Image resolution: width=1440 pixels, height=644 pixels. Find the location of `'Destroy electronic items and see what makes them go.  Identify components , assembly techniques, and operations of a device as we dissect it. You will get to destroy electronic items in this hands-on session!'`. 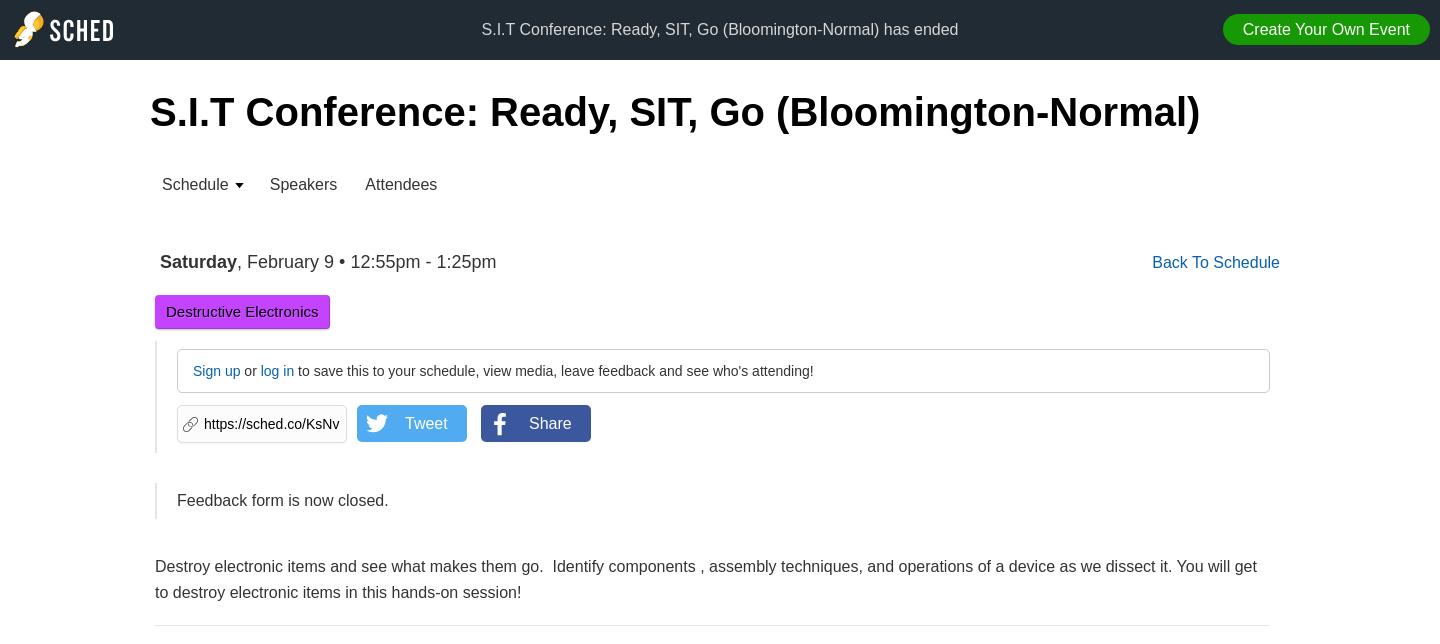

'Destroy electronic items and see what makes them go.  Identify components , assembly techniques, and operations of a device as we dissect it. You will get to destroy electronic items in this hands-on session!' is located at coordinates (705, 578).